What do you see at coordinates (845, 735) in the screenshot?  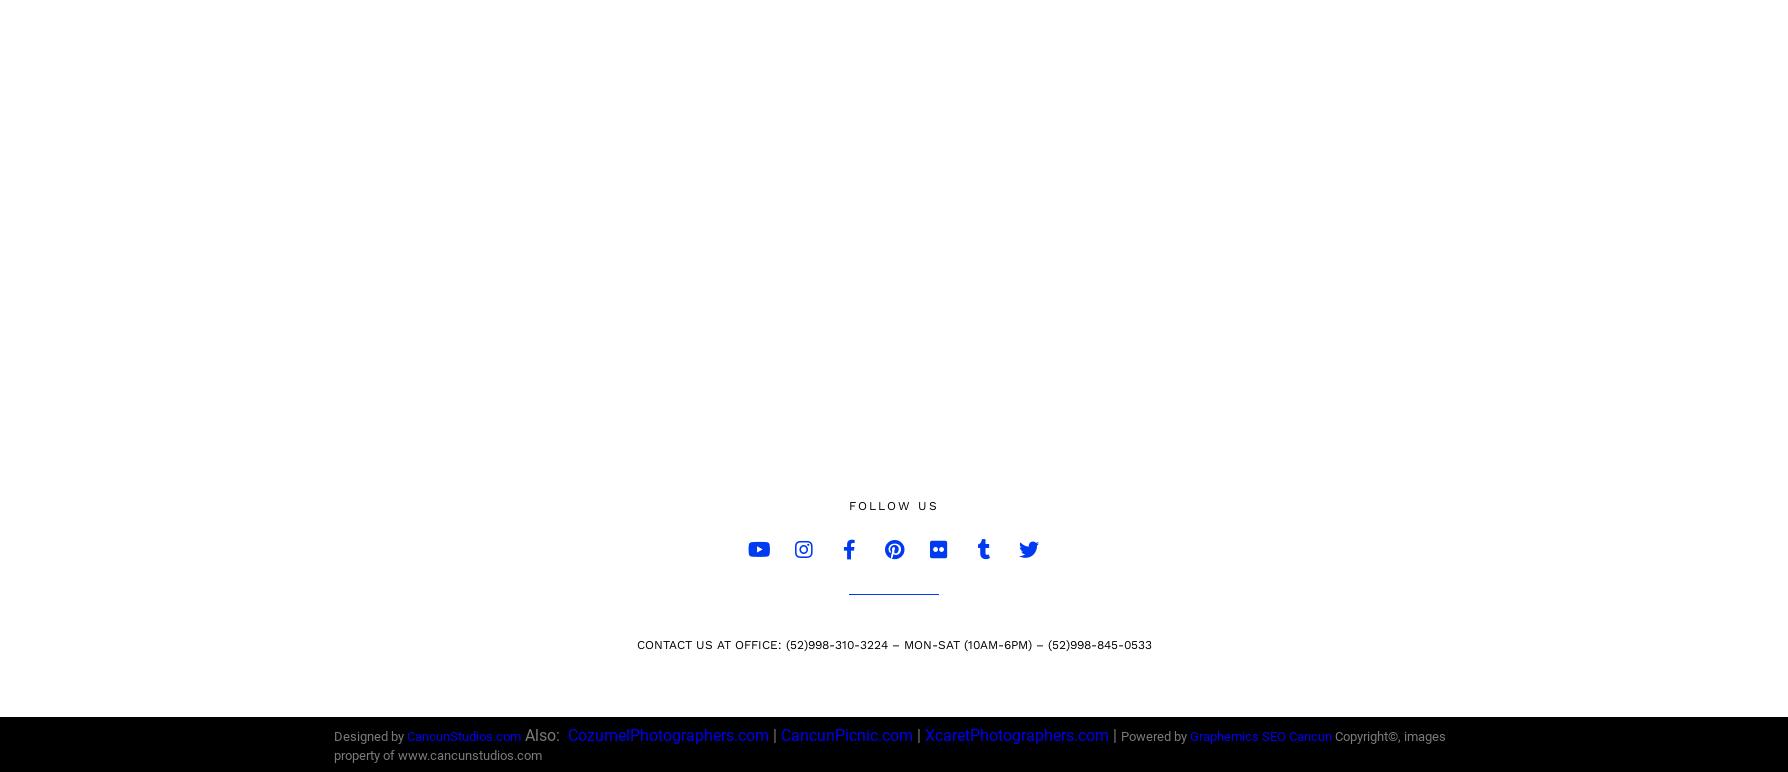 I see `'CancunPicnic.com'` at bounding box center [845, 735].